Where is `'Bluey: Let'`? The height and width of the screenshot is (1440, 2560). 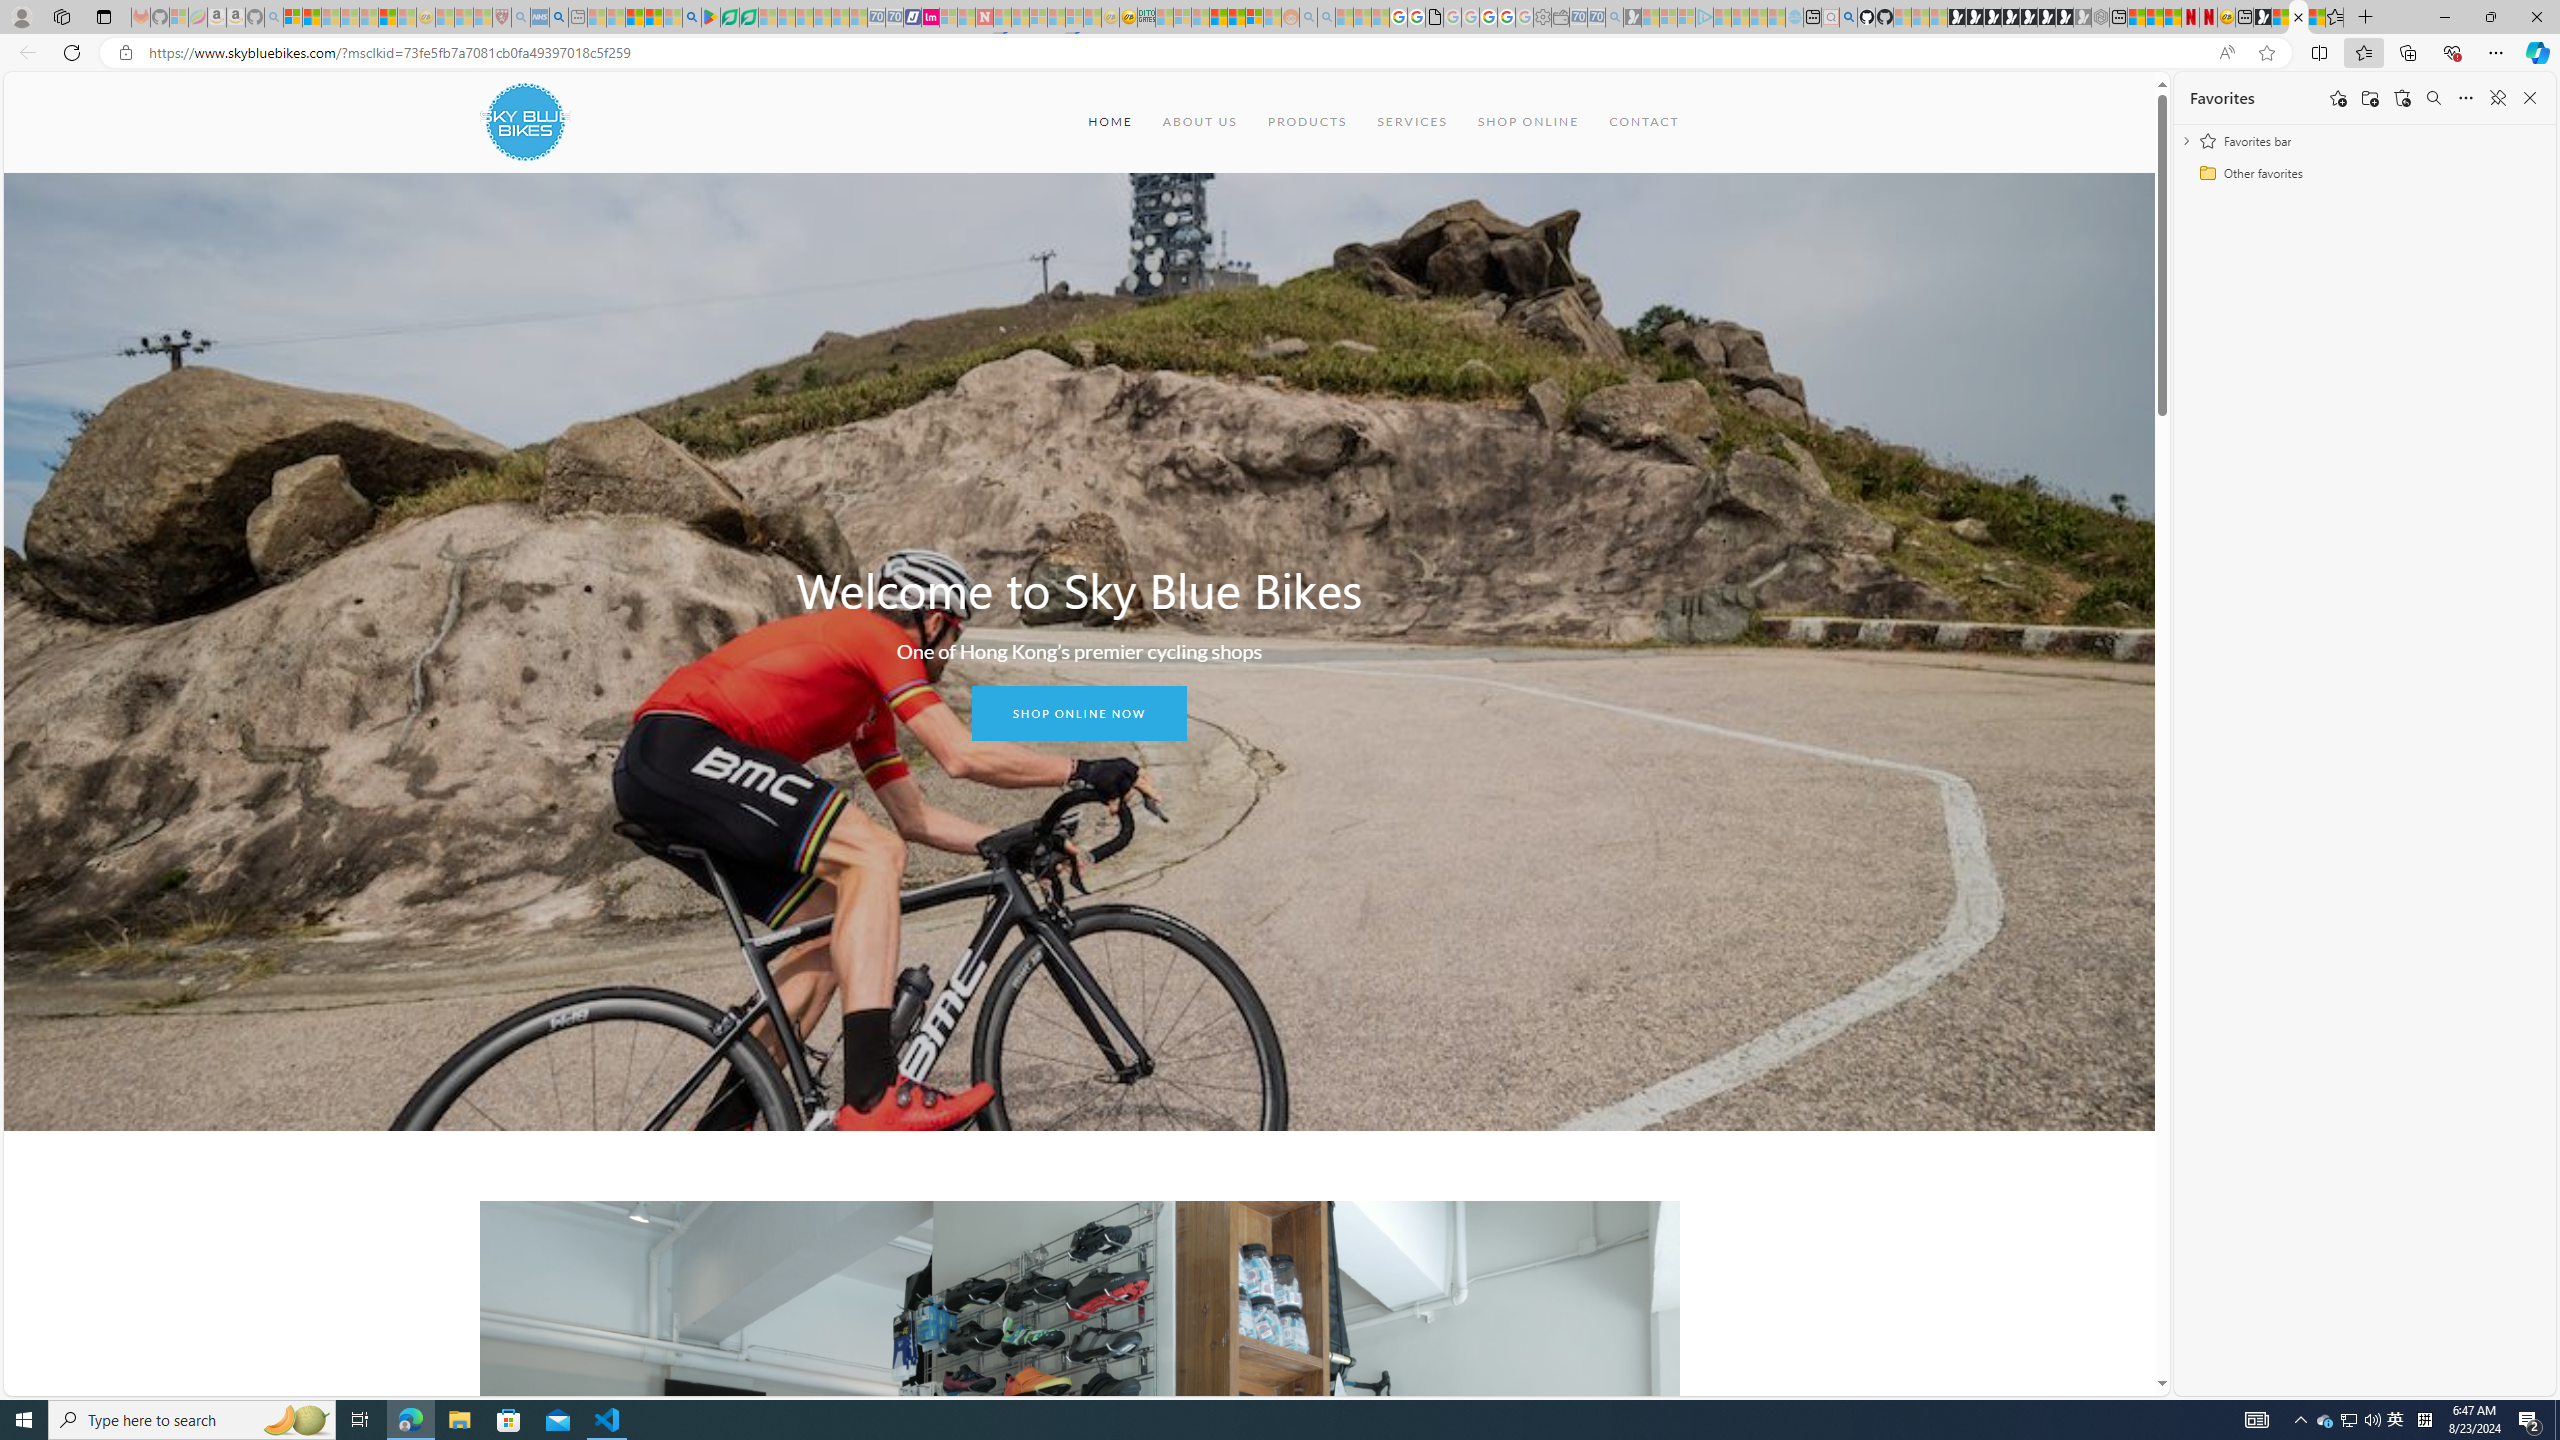
'Bluey: Let' is located at coordinates (710, 16).